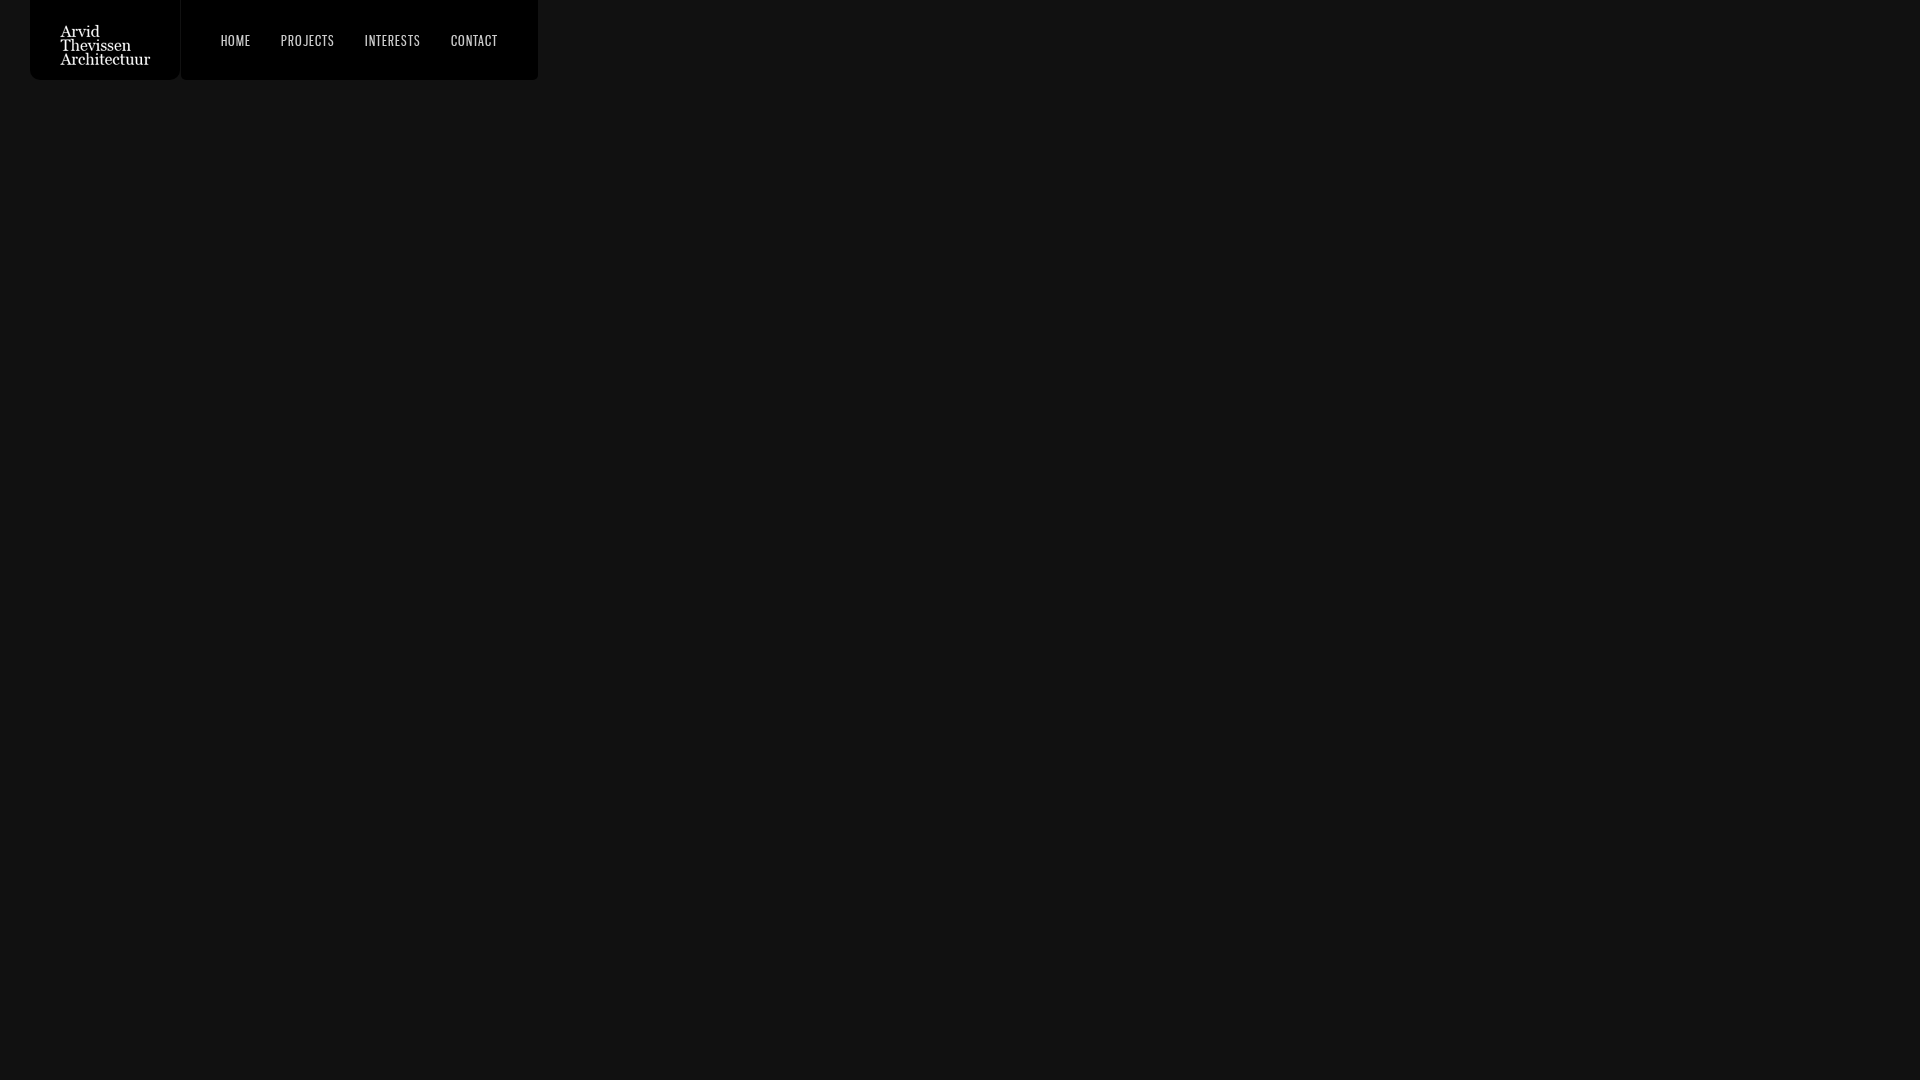  What do you see at coordinates (473, 38) in the screenshot?
I see `'CONTACT'` at bounding box center [473, 38].